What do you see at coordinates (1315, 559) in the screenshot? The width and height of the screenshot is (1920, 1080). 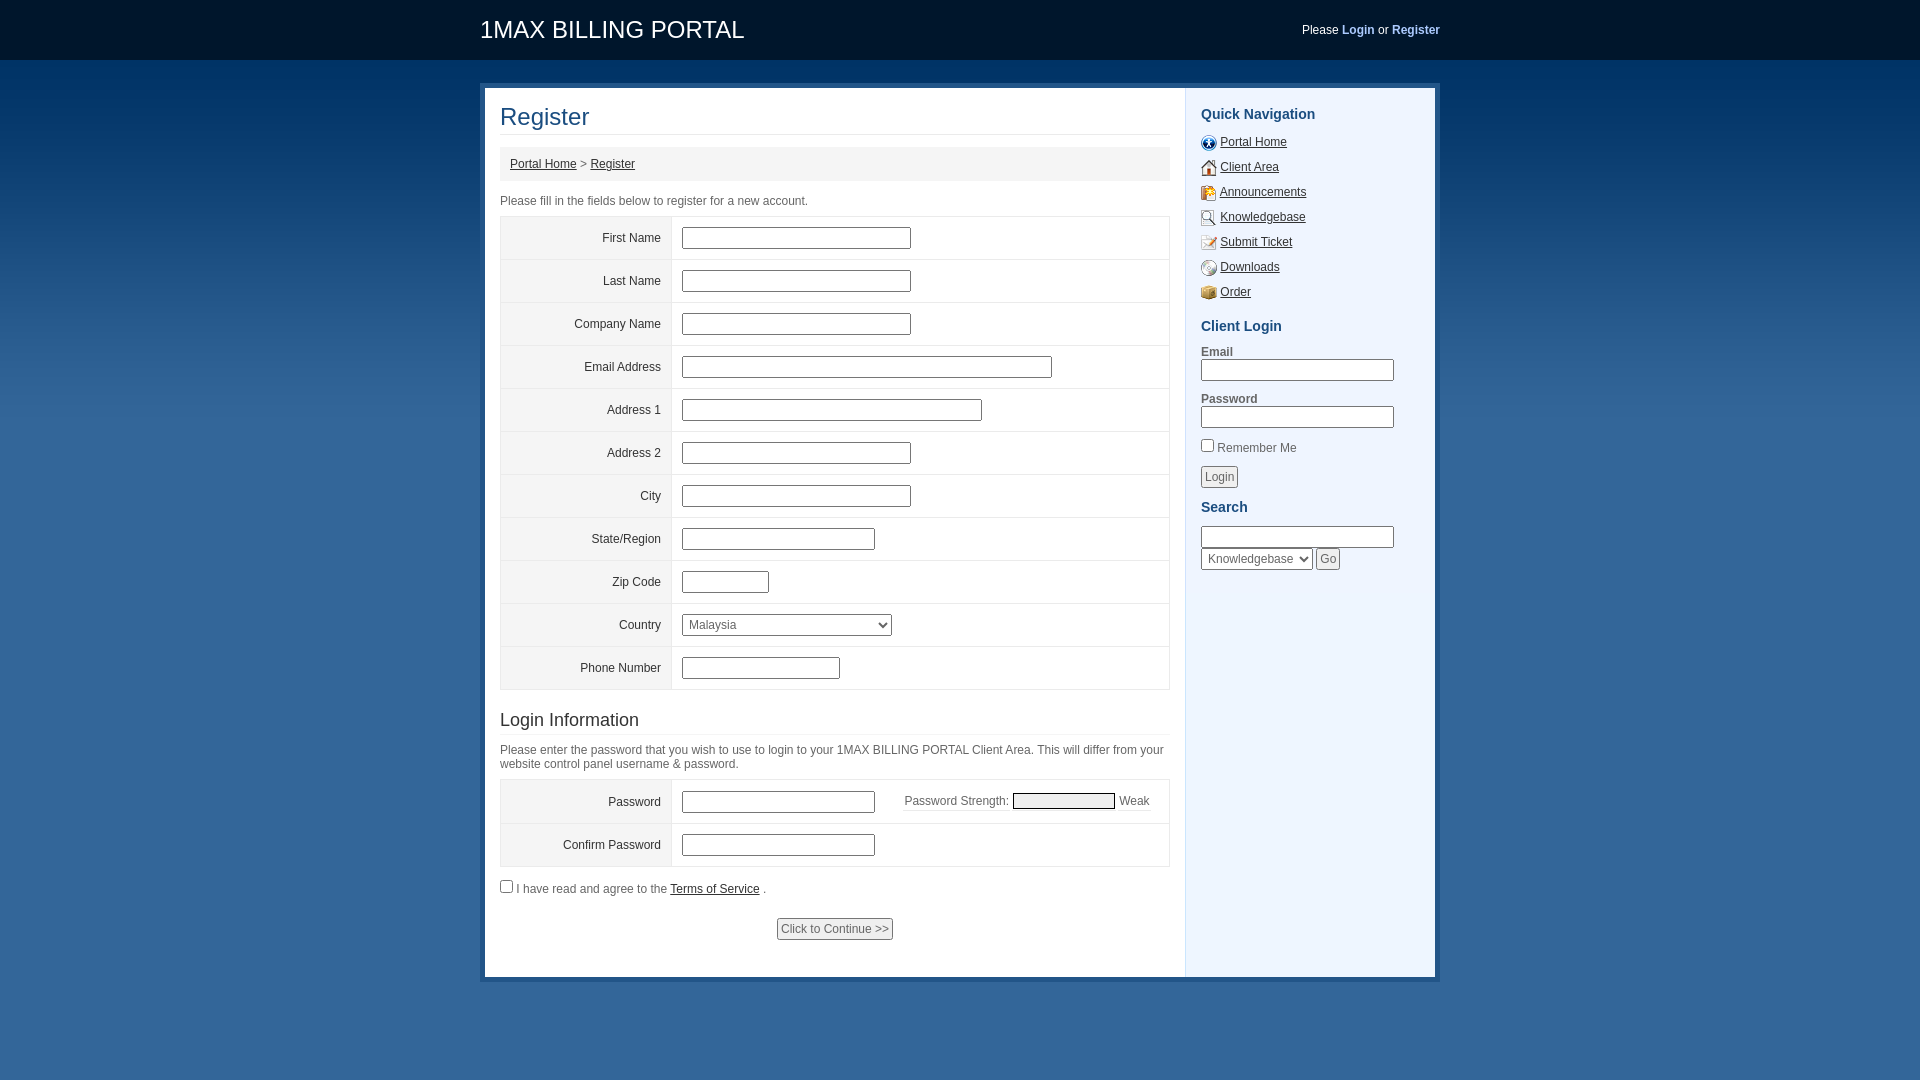 I see `'Go'` at bounding box center [1315, 559].